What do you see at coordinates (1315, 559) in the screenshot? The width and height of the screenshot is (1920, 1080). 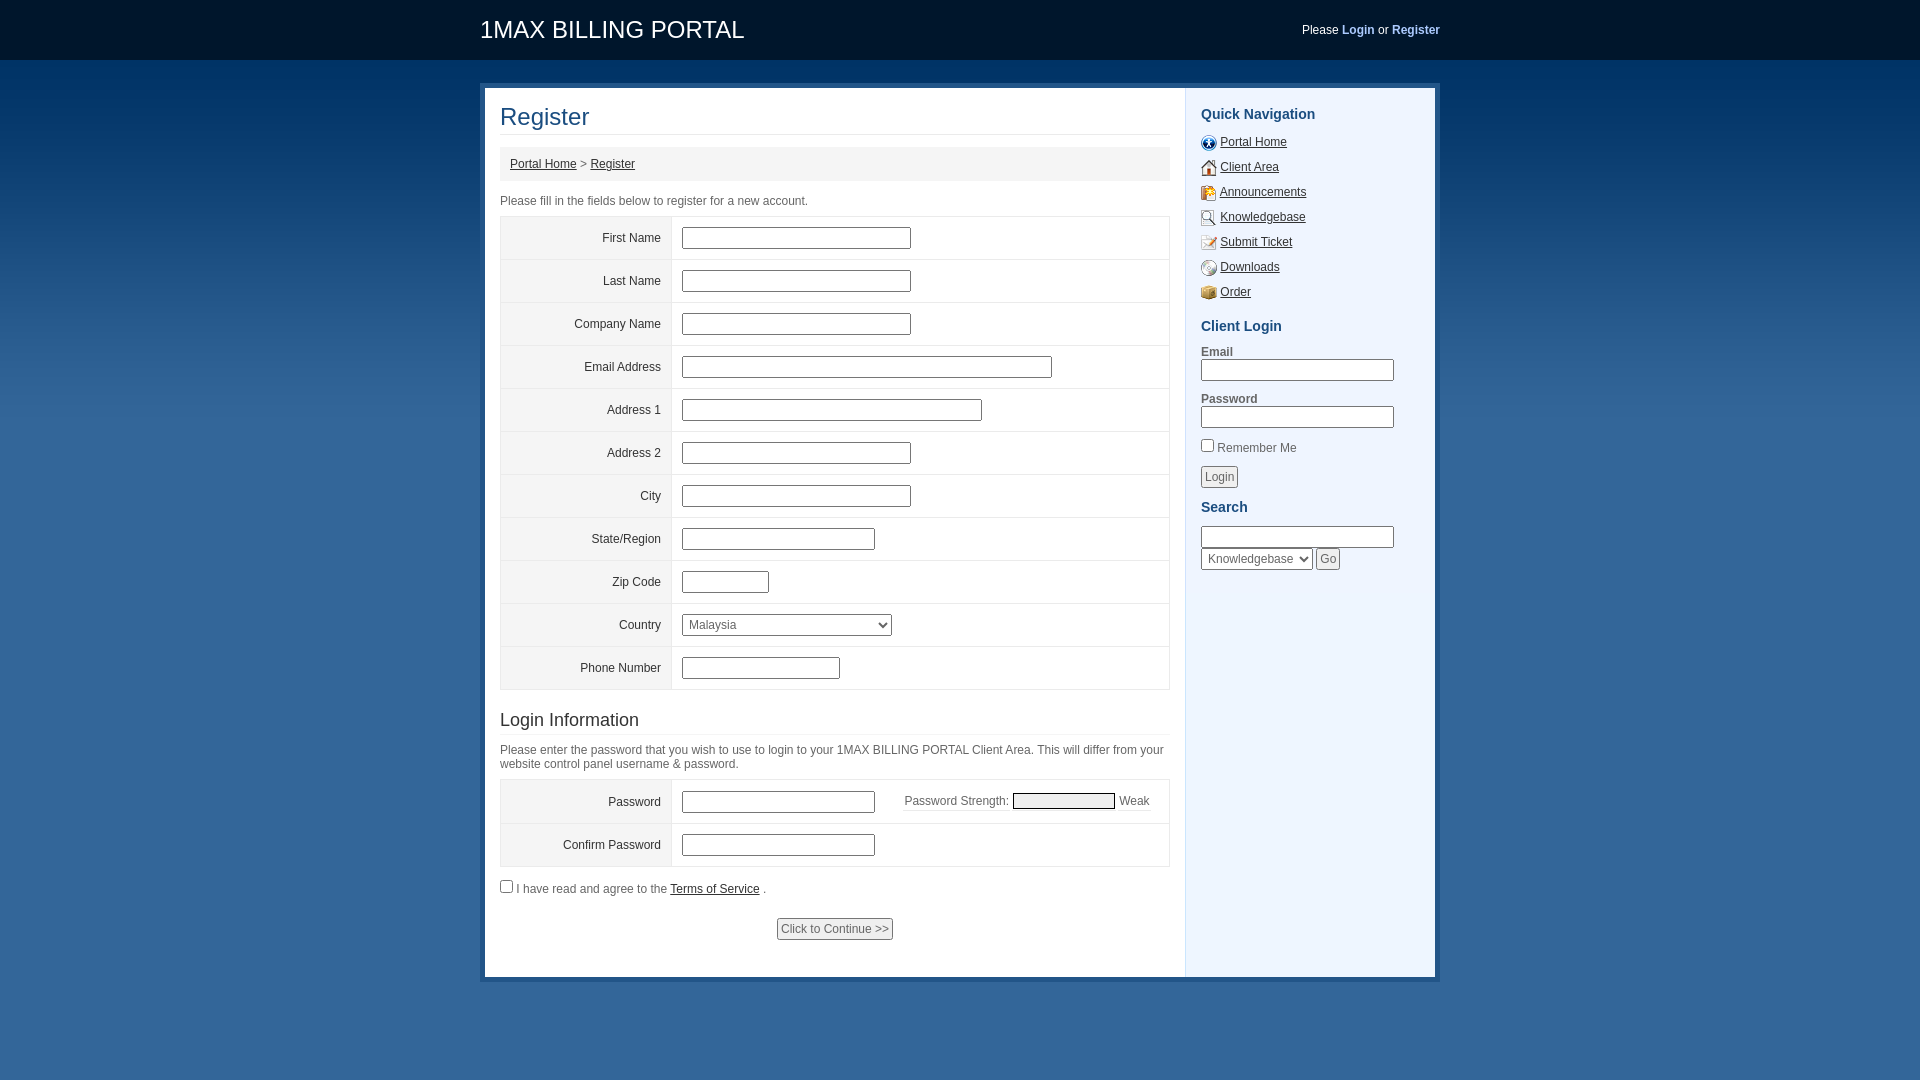 I see `'Go'` at bounding box center [1315, 559].